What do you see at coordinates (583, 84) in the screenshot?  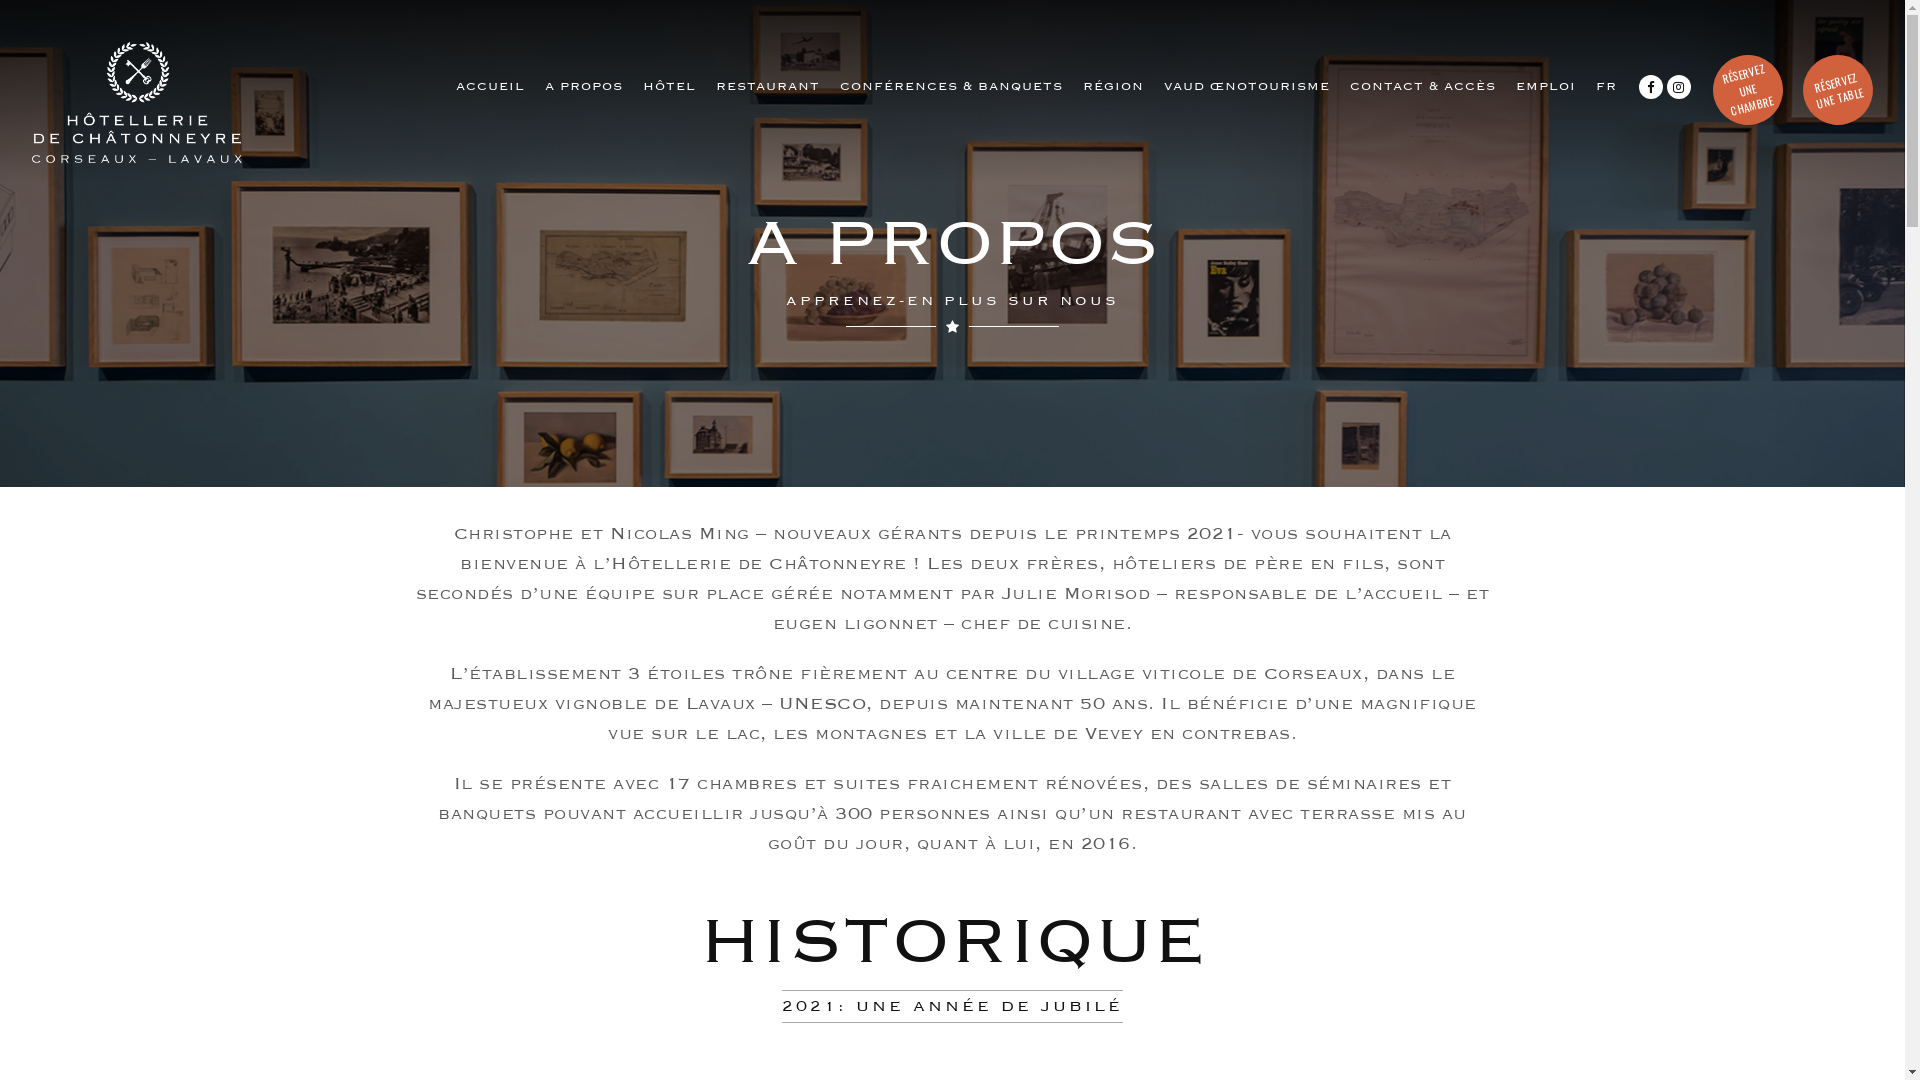 I see `'A PROPOS'` at bounding box center [583, 84].